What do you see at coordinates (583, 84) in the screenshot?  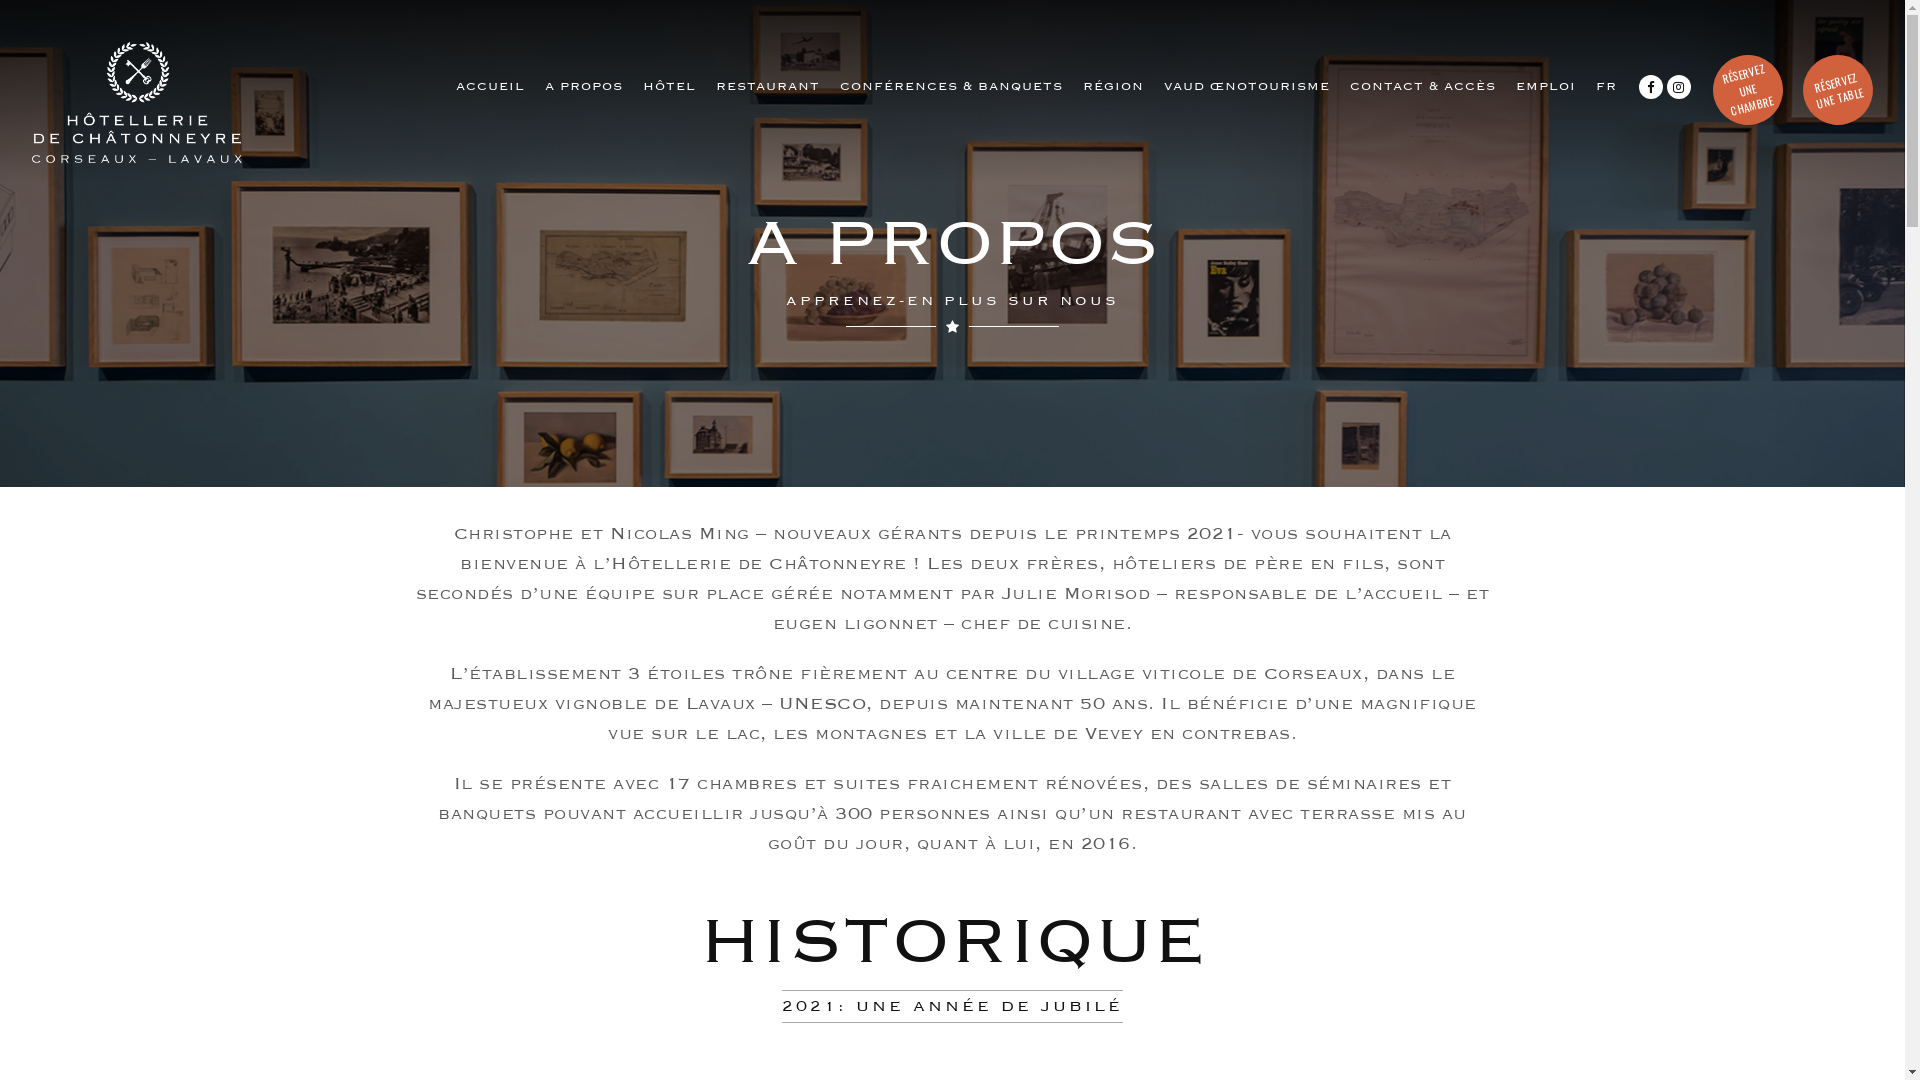 I see `'A PROPOS'` at bounding box center [583, 84].